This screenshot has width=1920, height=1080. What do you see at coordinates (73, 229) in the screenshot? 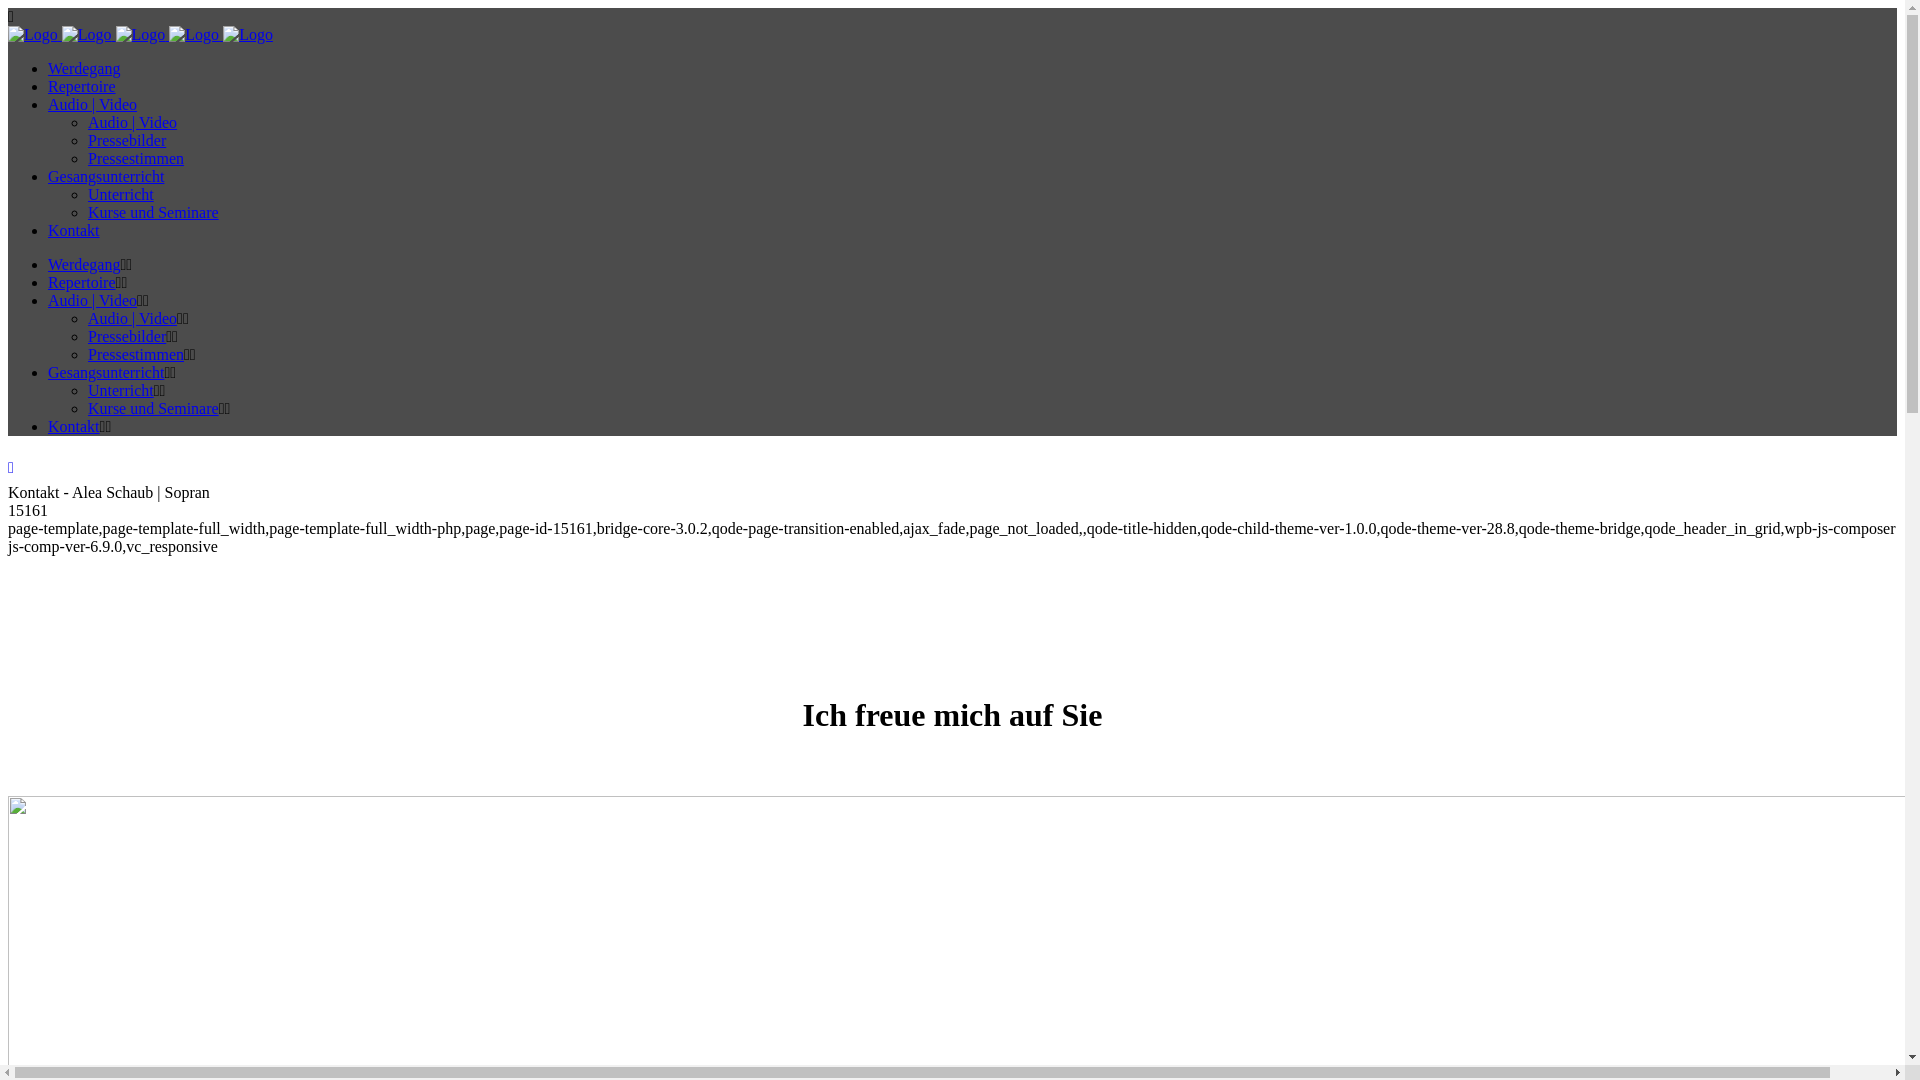
I see `'Kontakt'` at bounding box center [73, 229].